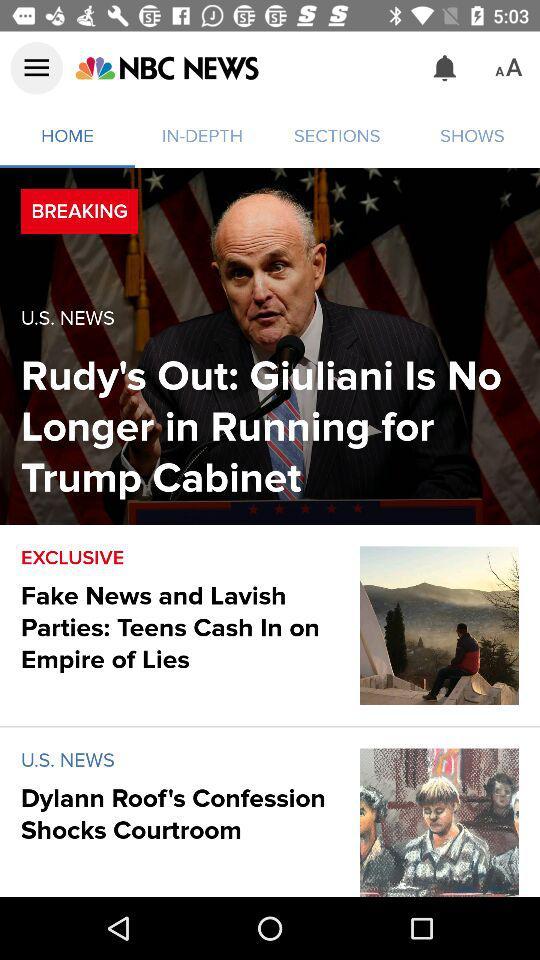  What do you see at coordinates (165, 68) in the screenshot?
I see `item to the left of the sections item` at bounding box center [165, 68].